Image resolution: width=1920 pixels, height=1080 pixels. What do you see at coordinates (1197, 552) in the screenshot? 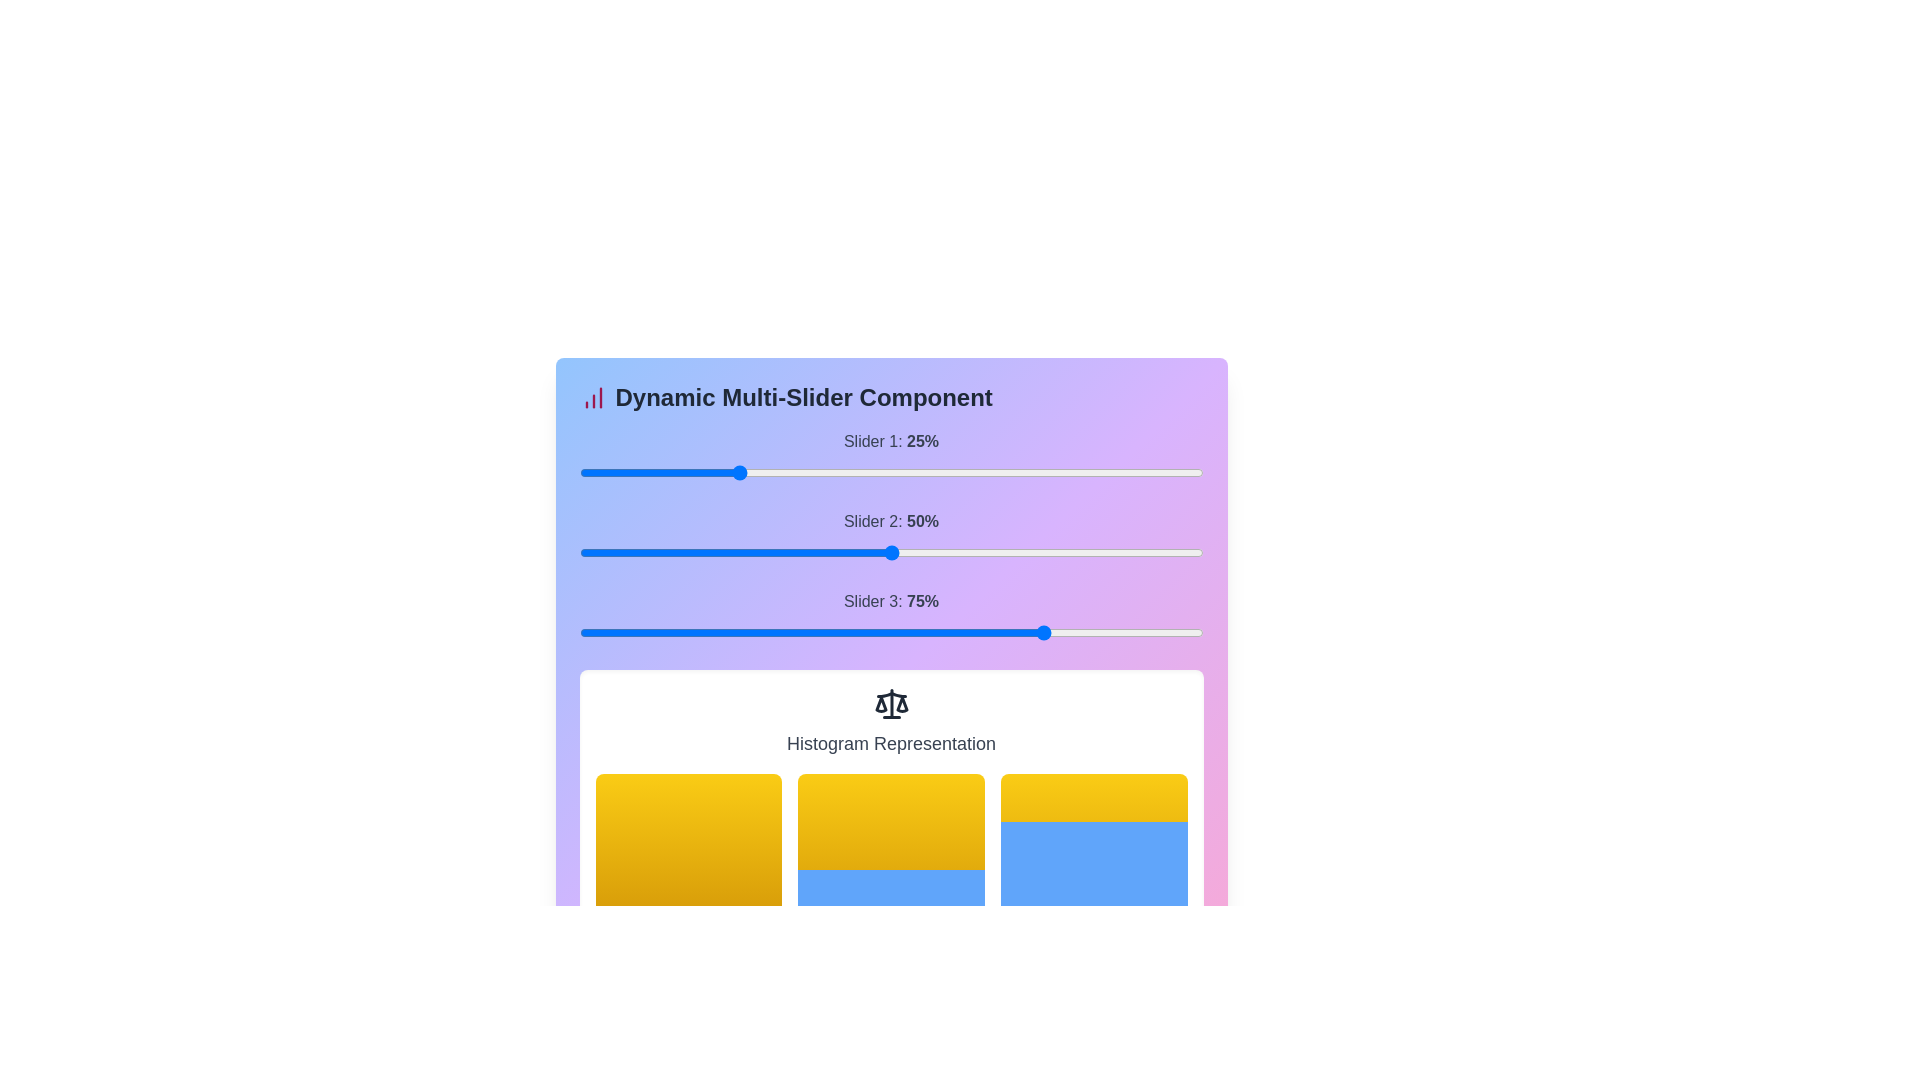
I see `the slider 2 to 98% to observe histogram changes` at bounding box center [1197, 552].